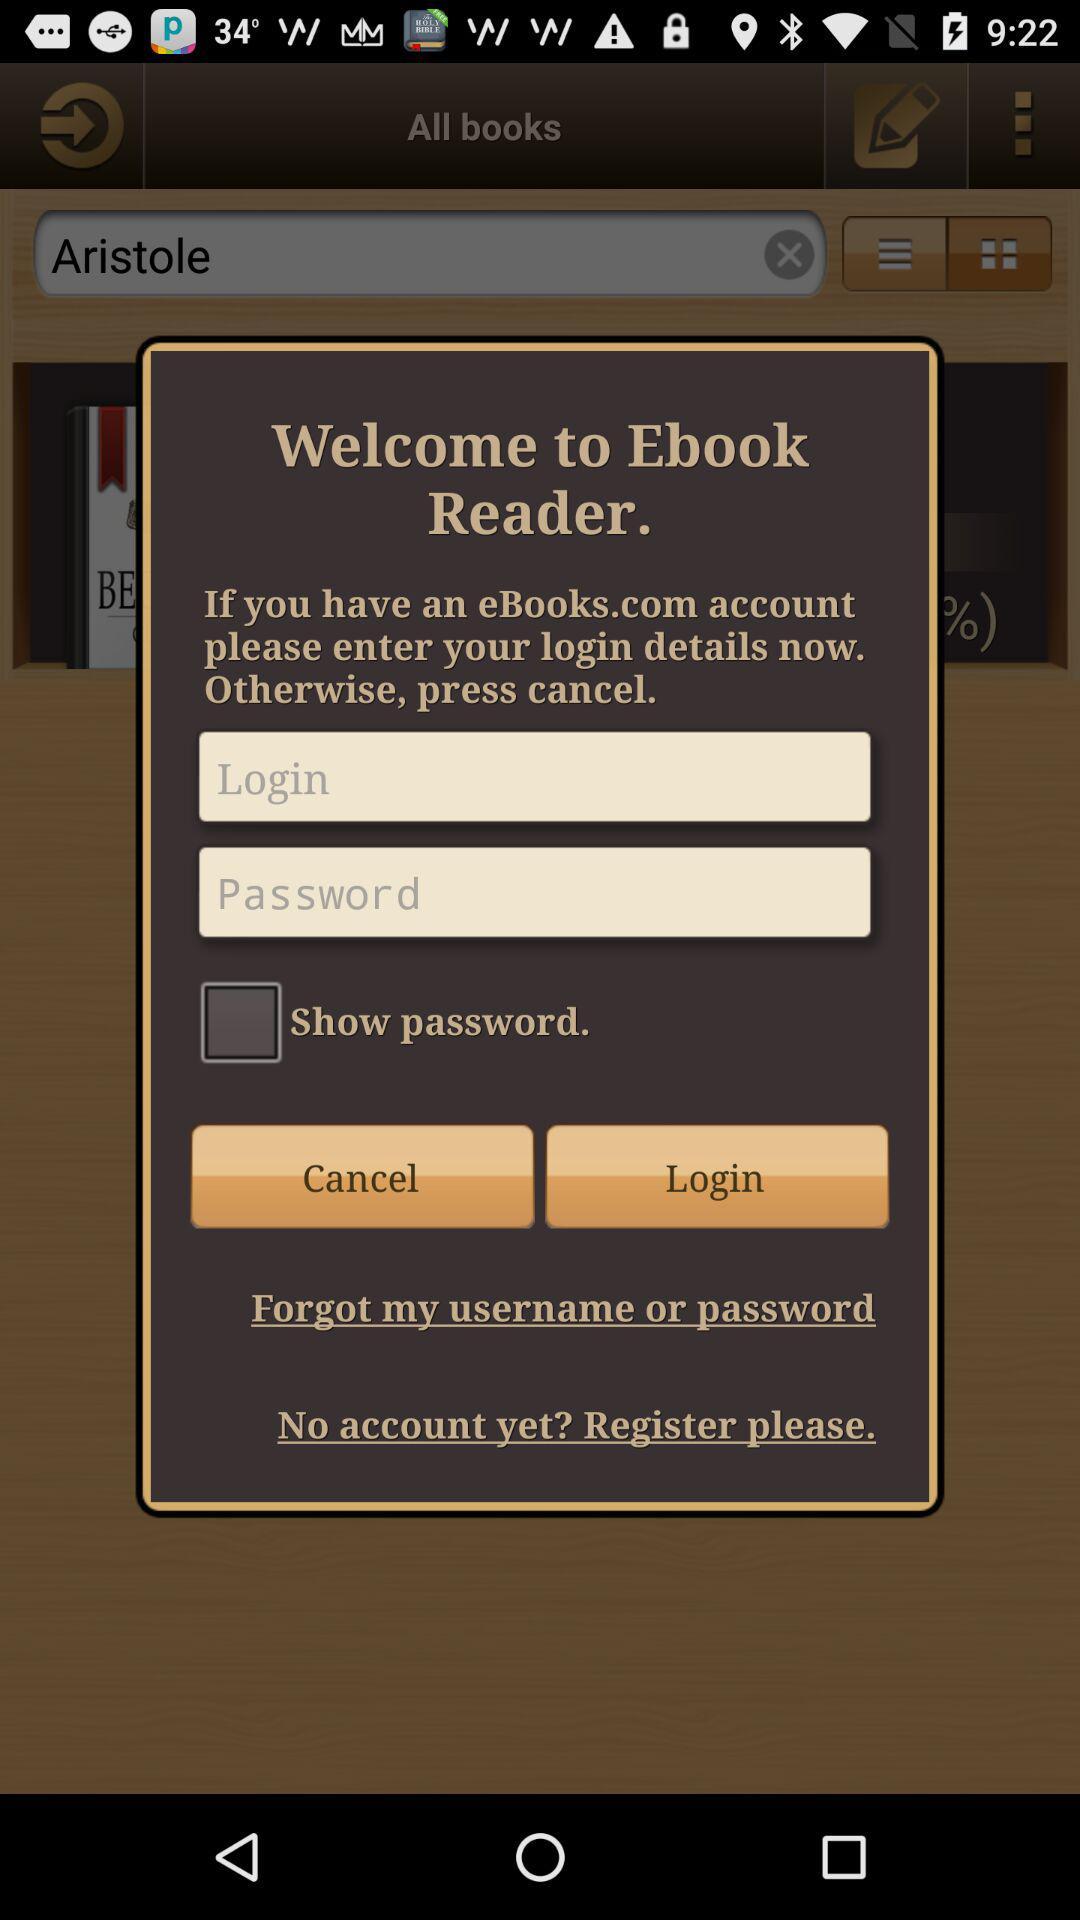 The width and height of the screenshot is (1080, 1920). What do you see at coordinates (540, 899) in the screenshot?
I see `password here` at bounding box center [540, 899].